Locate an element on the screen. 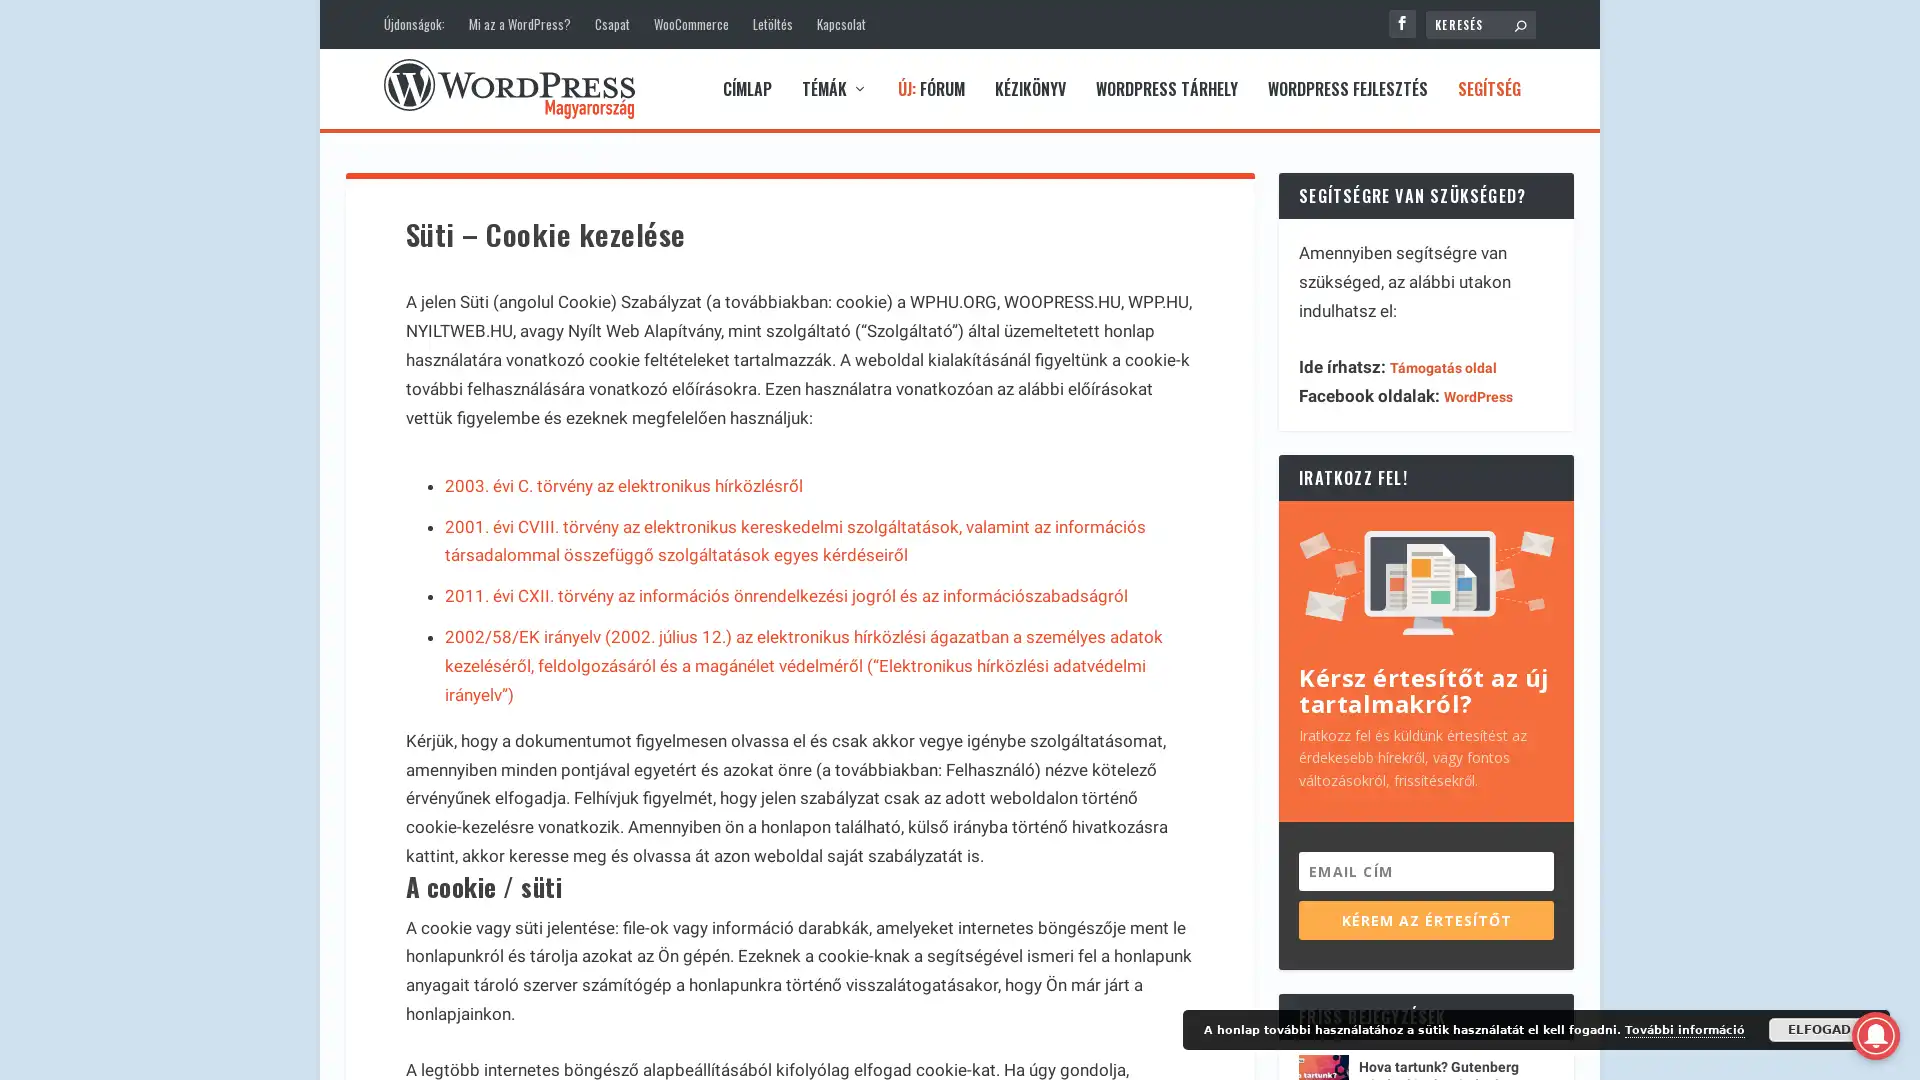  KEREM AZ ERTESITOT is located at coordinates (1425, 919).